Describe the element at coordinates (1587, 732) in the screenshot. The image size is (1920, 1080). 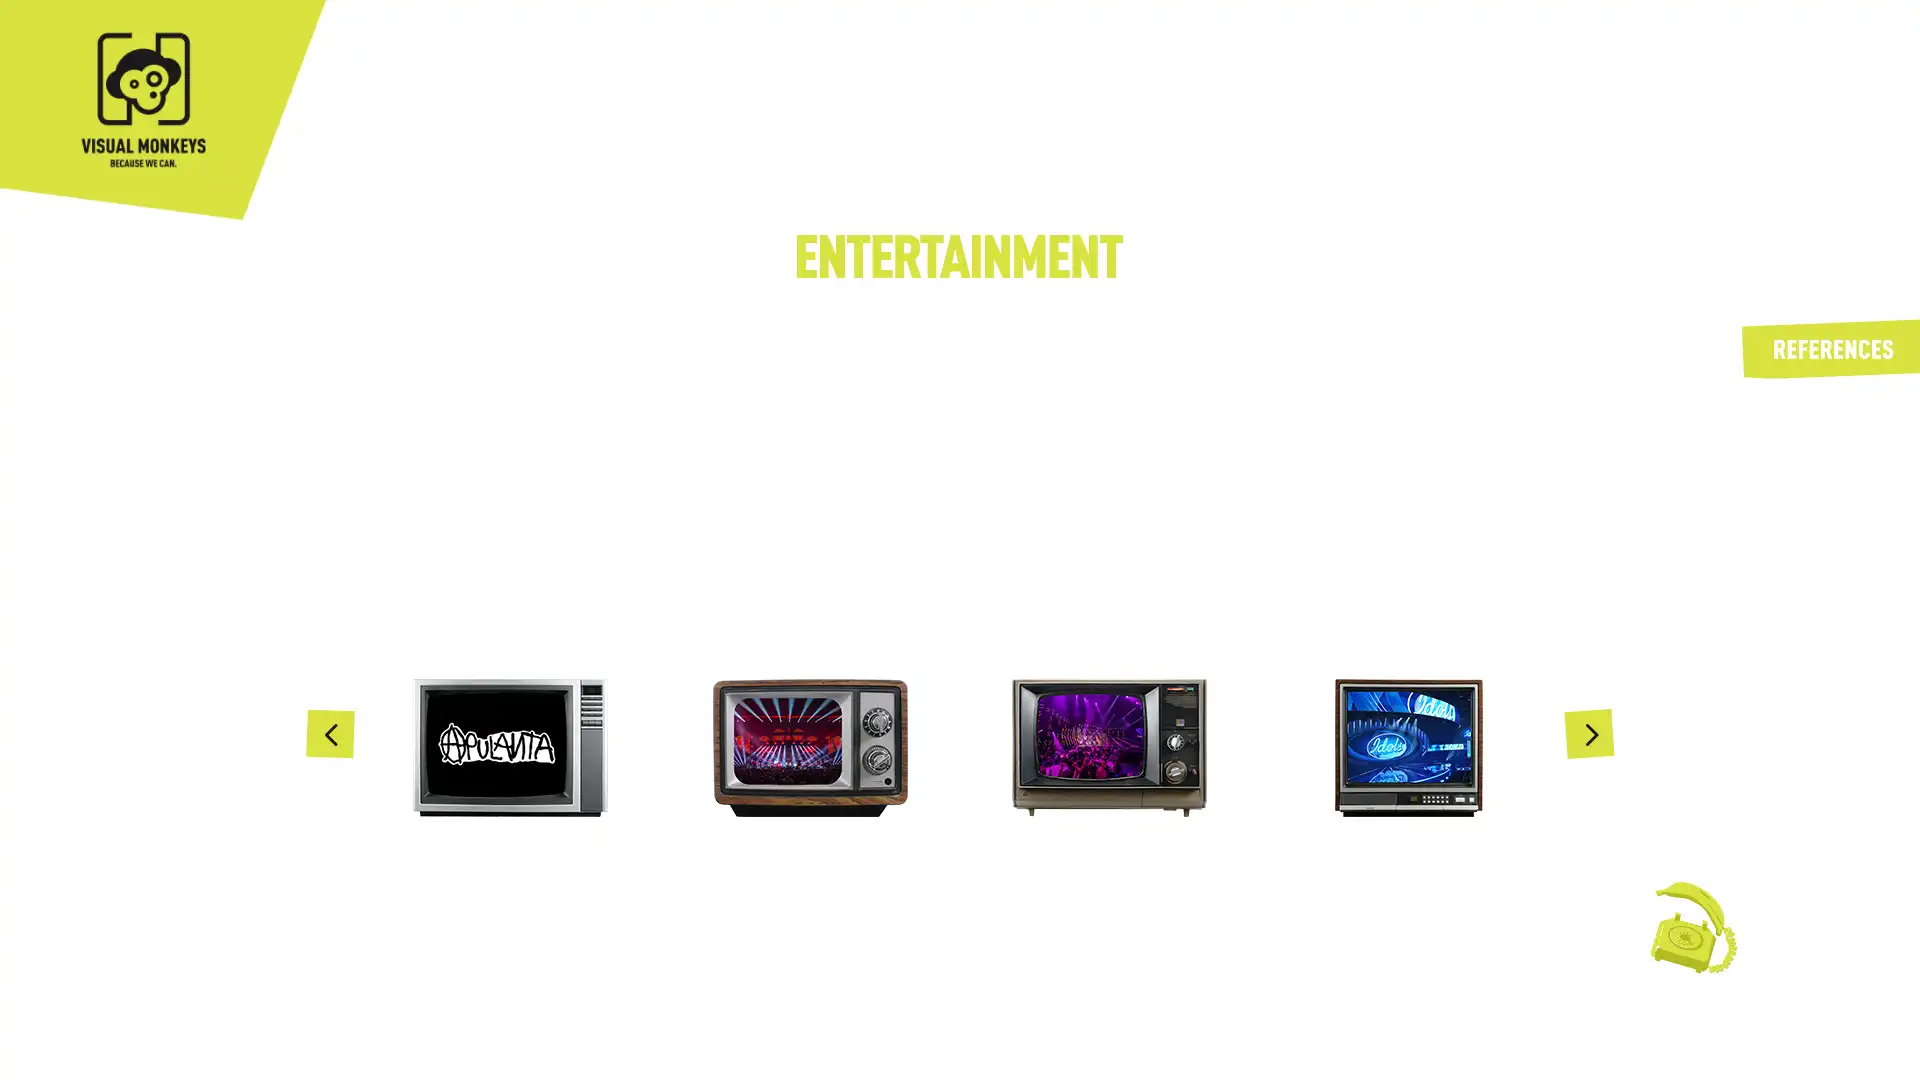
I see `Next slide` at that location.